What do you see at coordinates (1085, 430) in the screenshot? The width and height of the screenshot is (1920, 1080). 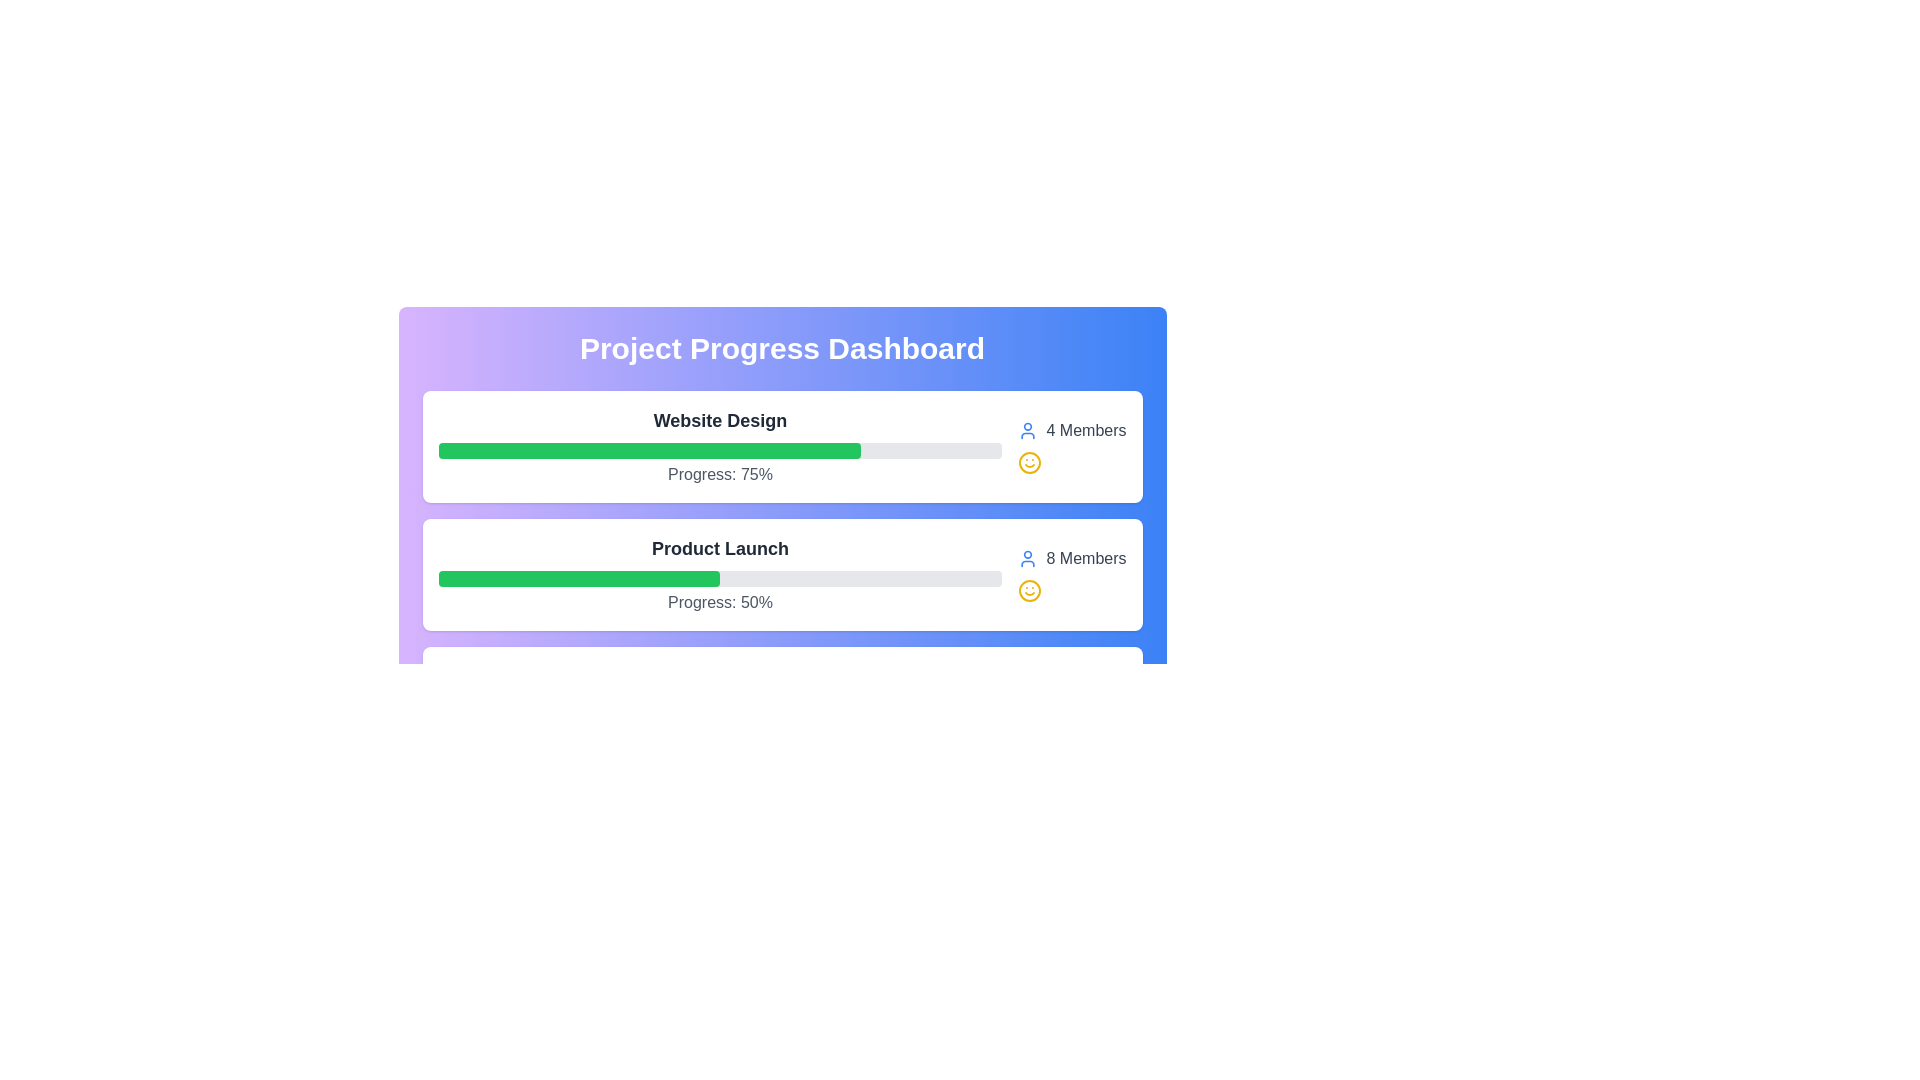 I see `displayed member count from the text component showing '4 Members', which is styled with gray color and located in the top-right corner of the 'Website Design' card, adjacent to the blue user icon` at bounding box center [1085, 430].